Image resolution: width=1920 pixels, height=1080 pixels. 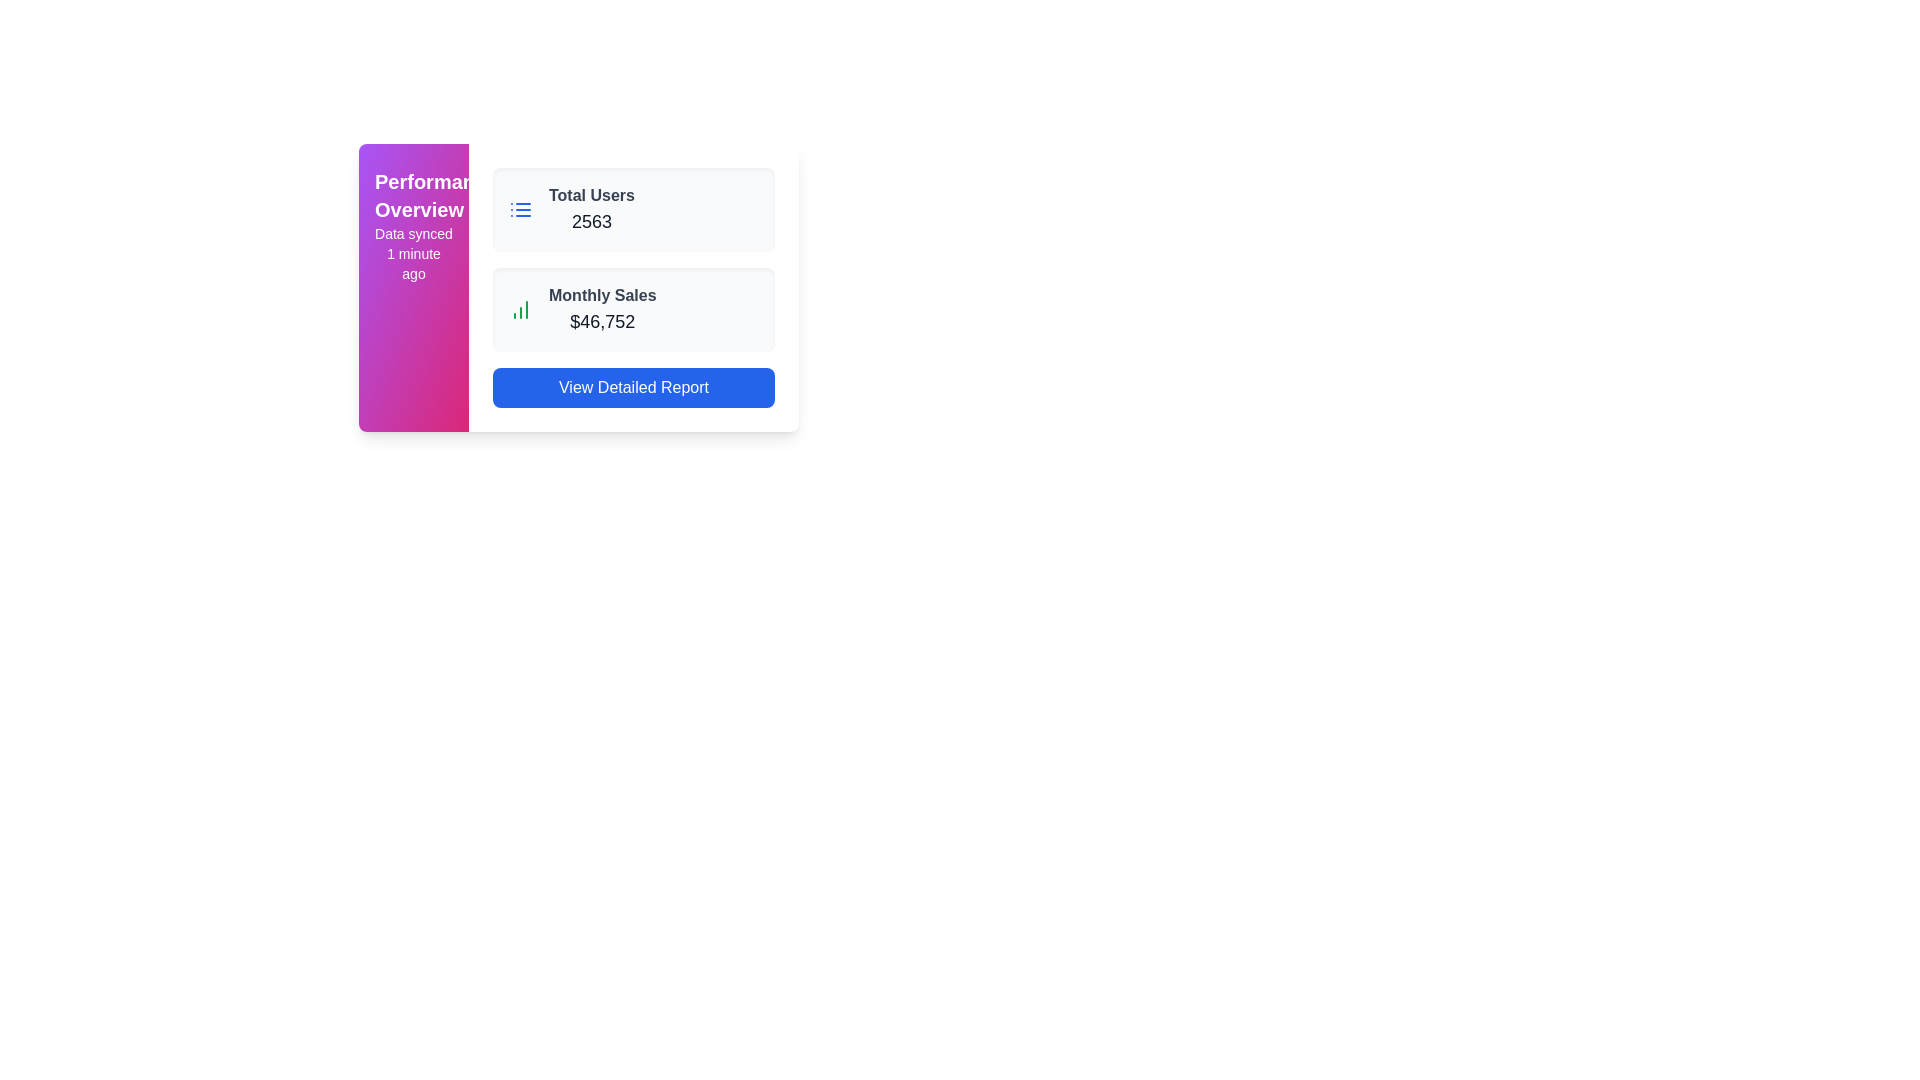 I want to click on the vertical bar chart icon located to the left of the 'Monthly Sales' section, which features three green bars of varying heights, so click(x=521, y=309).